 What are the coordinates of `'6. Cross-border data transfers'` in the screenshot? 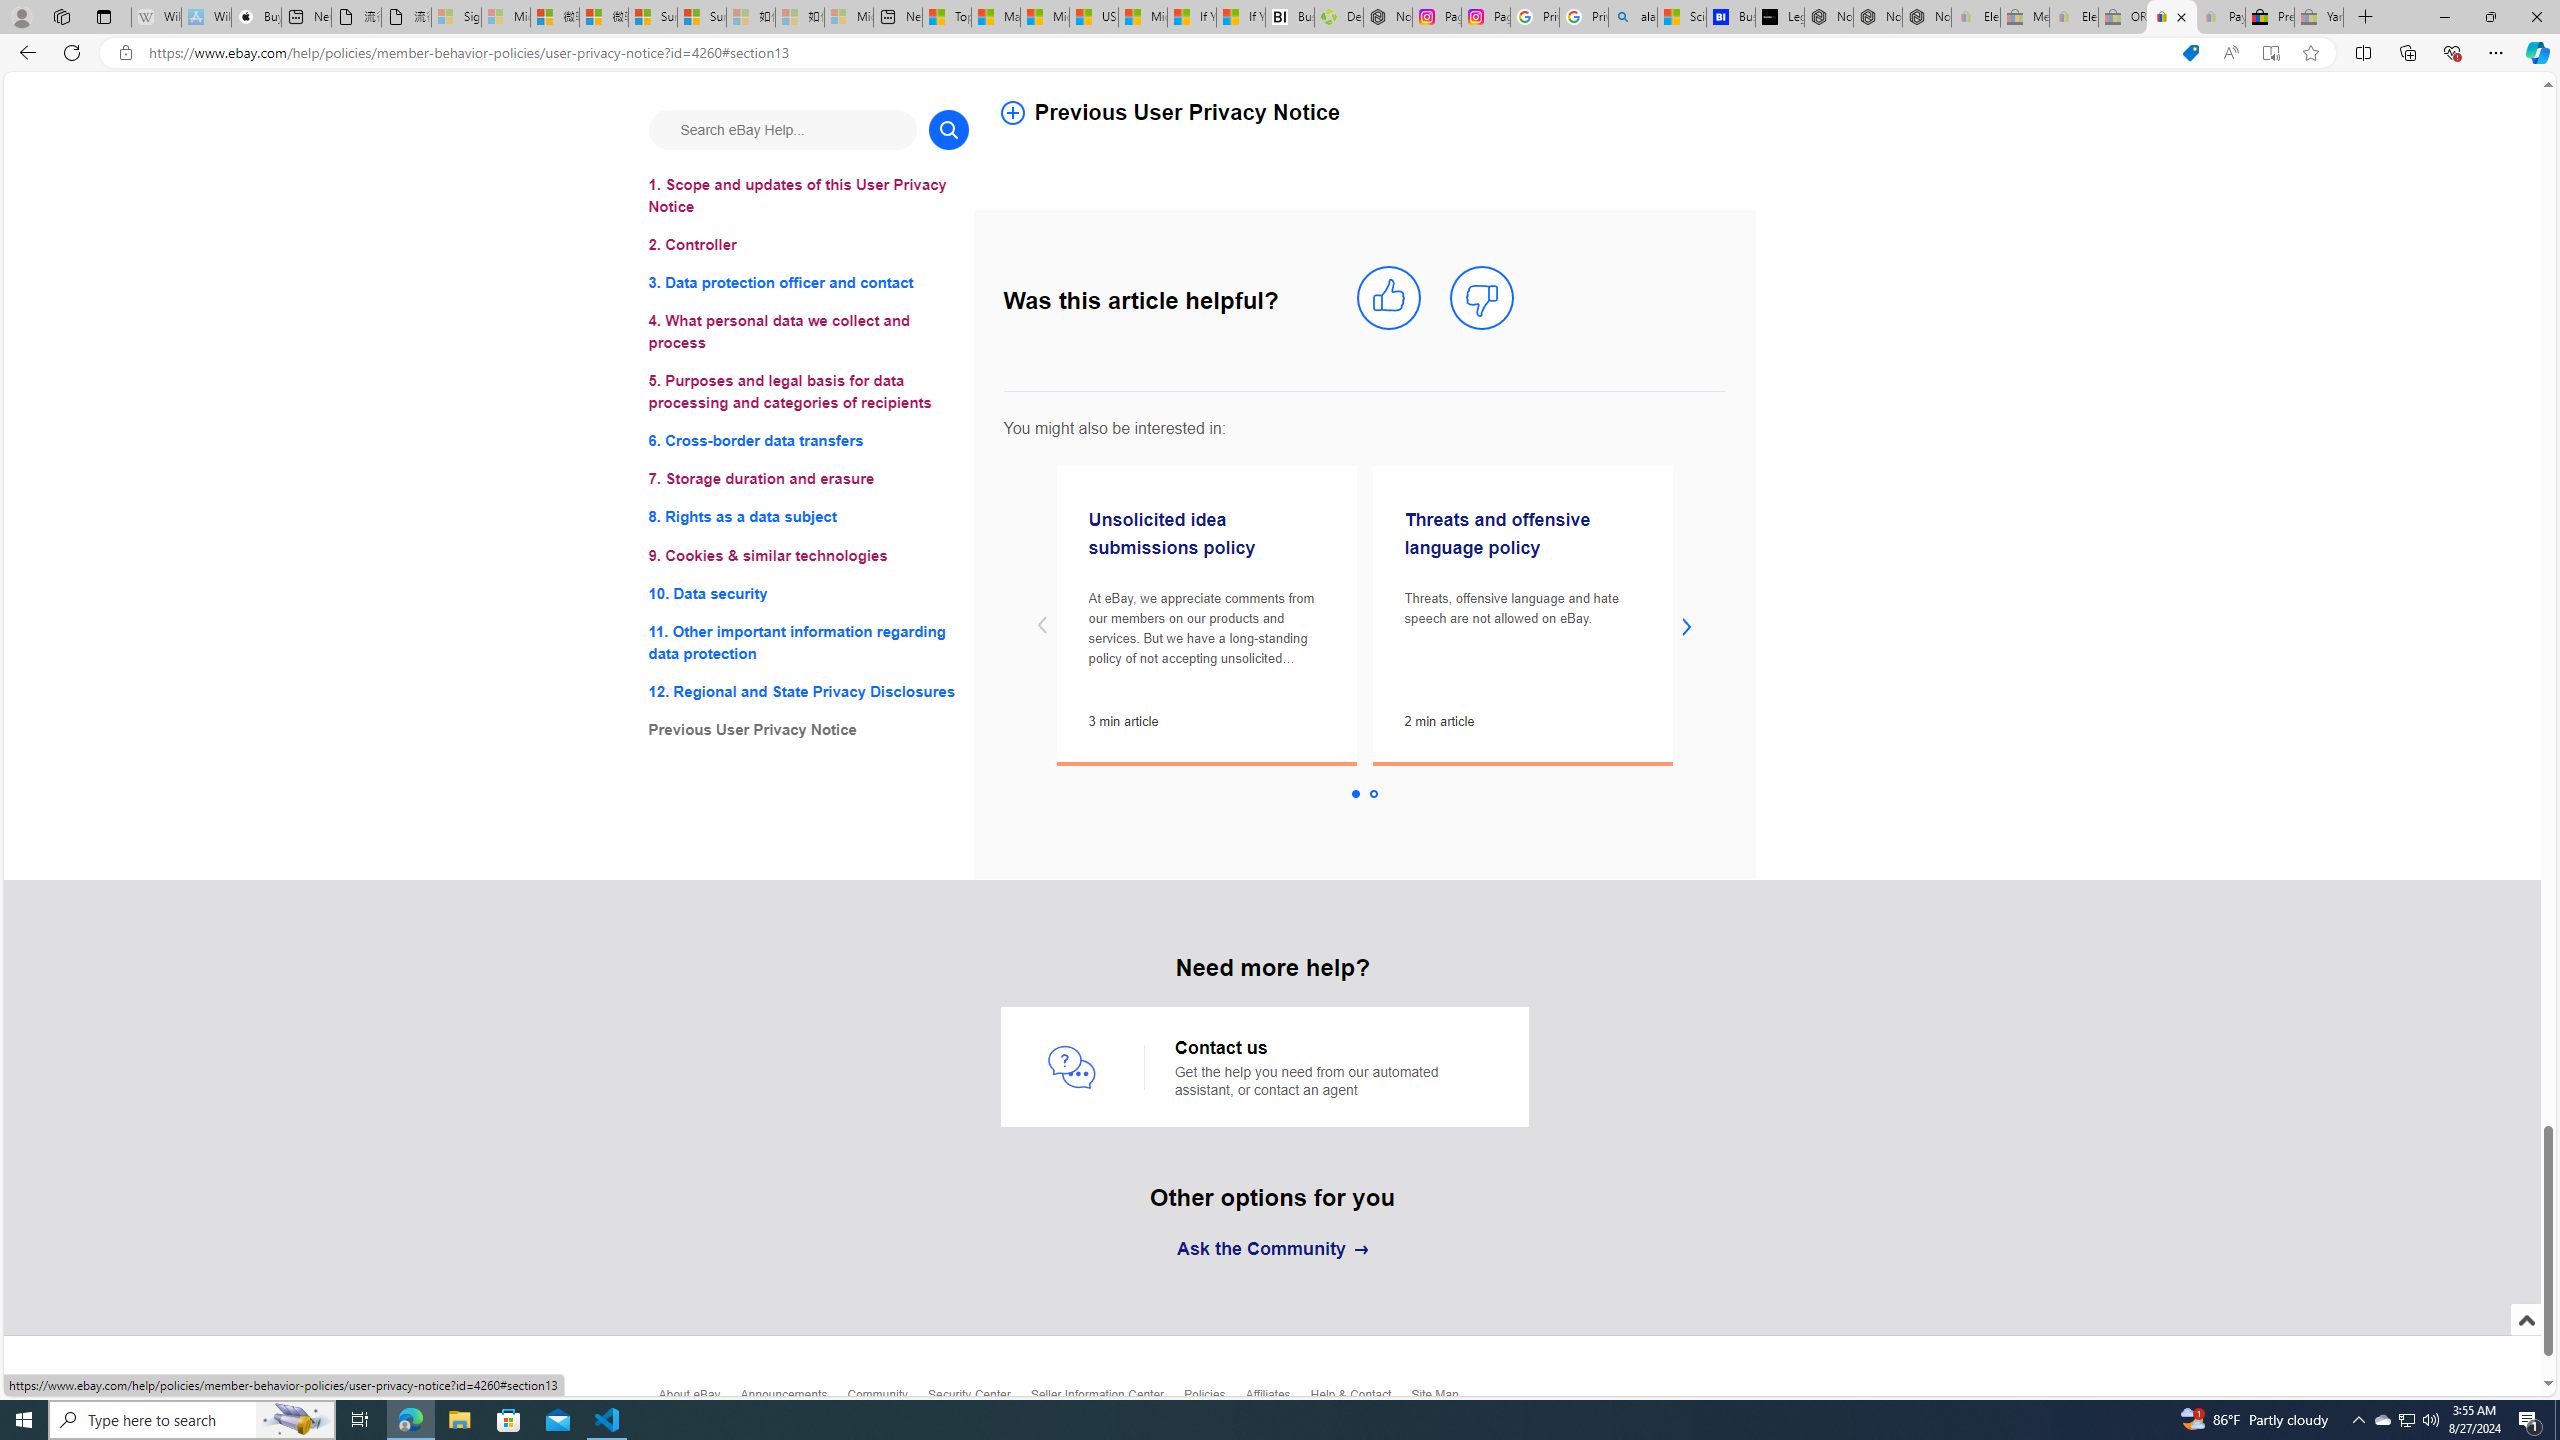 It's located at (807, 441).